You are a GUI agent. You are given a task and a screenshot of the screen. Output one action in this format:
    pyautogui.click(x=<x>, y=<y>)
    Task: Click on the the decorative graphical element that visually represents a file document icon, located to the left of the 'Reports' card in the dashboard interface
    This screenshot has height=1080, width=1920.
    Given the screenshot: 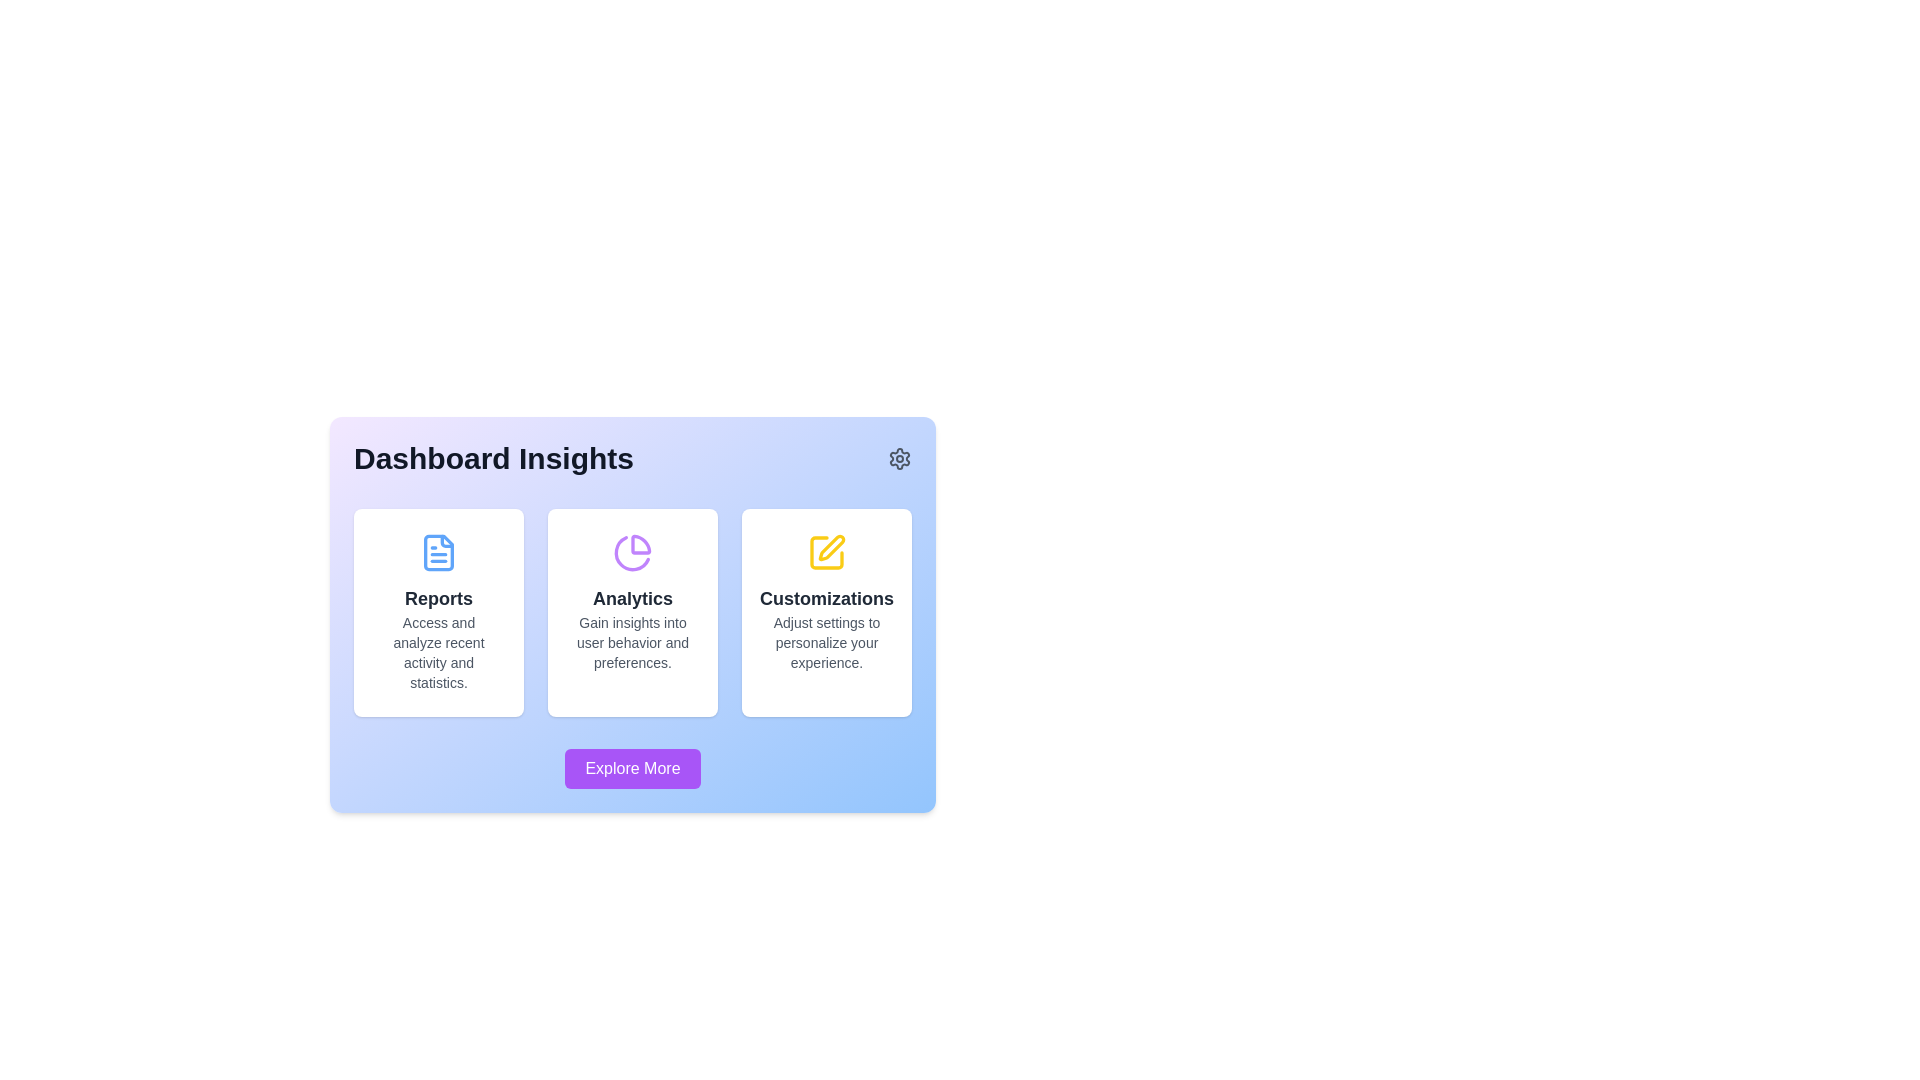 What is the action you would take?
    pyautogui.click(x=446, y=541)
    